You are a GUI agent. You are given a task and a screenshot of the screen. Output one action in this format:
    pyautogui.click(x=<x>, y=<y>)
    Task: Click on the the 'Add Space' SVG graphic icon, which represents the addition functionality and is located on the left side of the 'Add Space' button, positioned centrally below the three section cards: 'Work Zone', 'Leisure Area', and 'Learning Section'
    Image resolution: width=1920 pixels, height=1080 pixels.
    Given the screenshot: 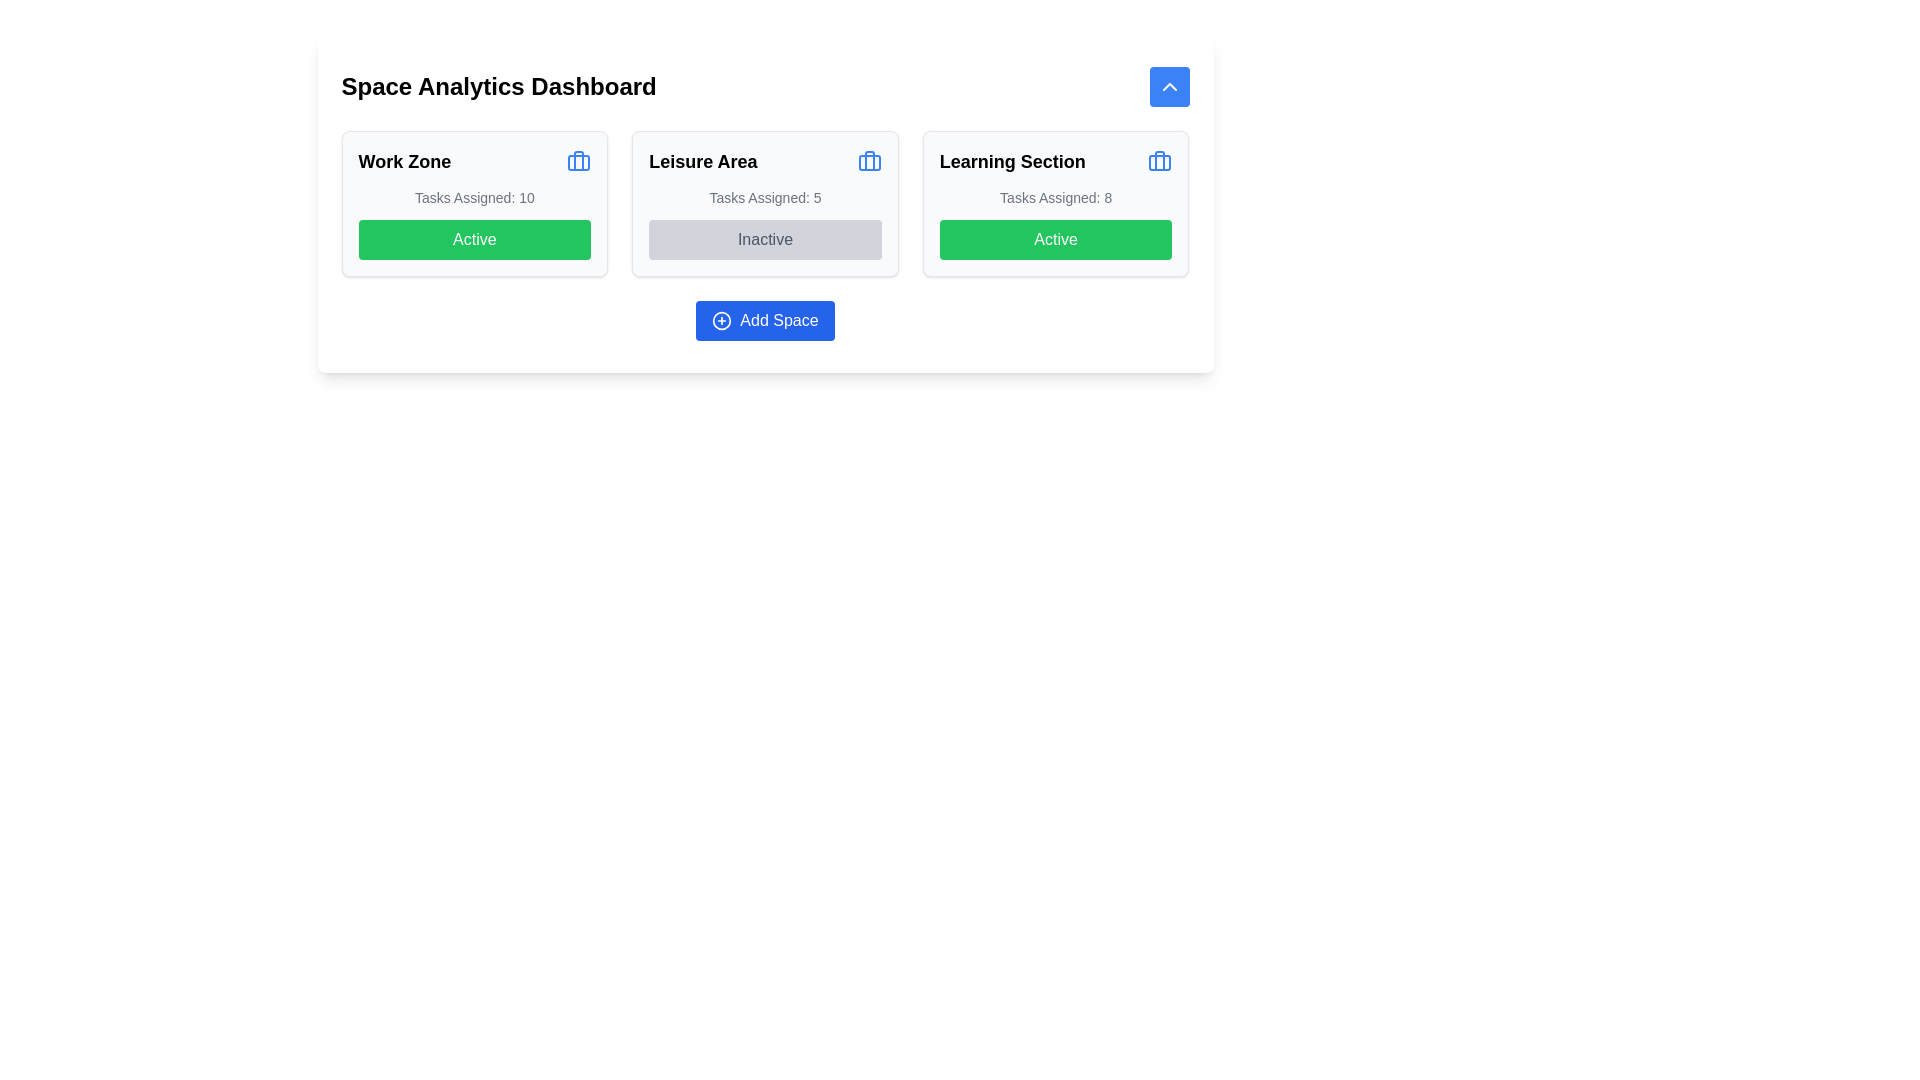 What is the action you would take?
    pyautogui.click(x=721, y=319)
    